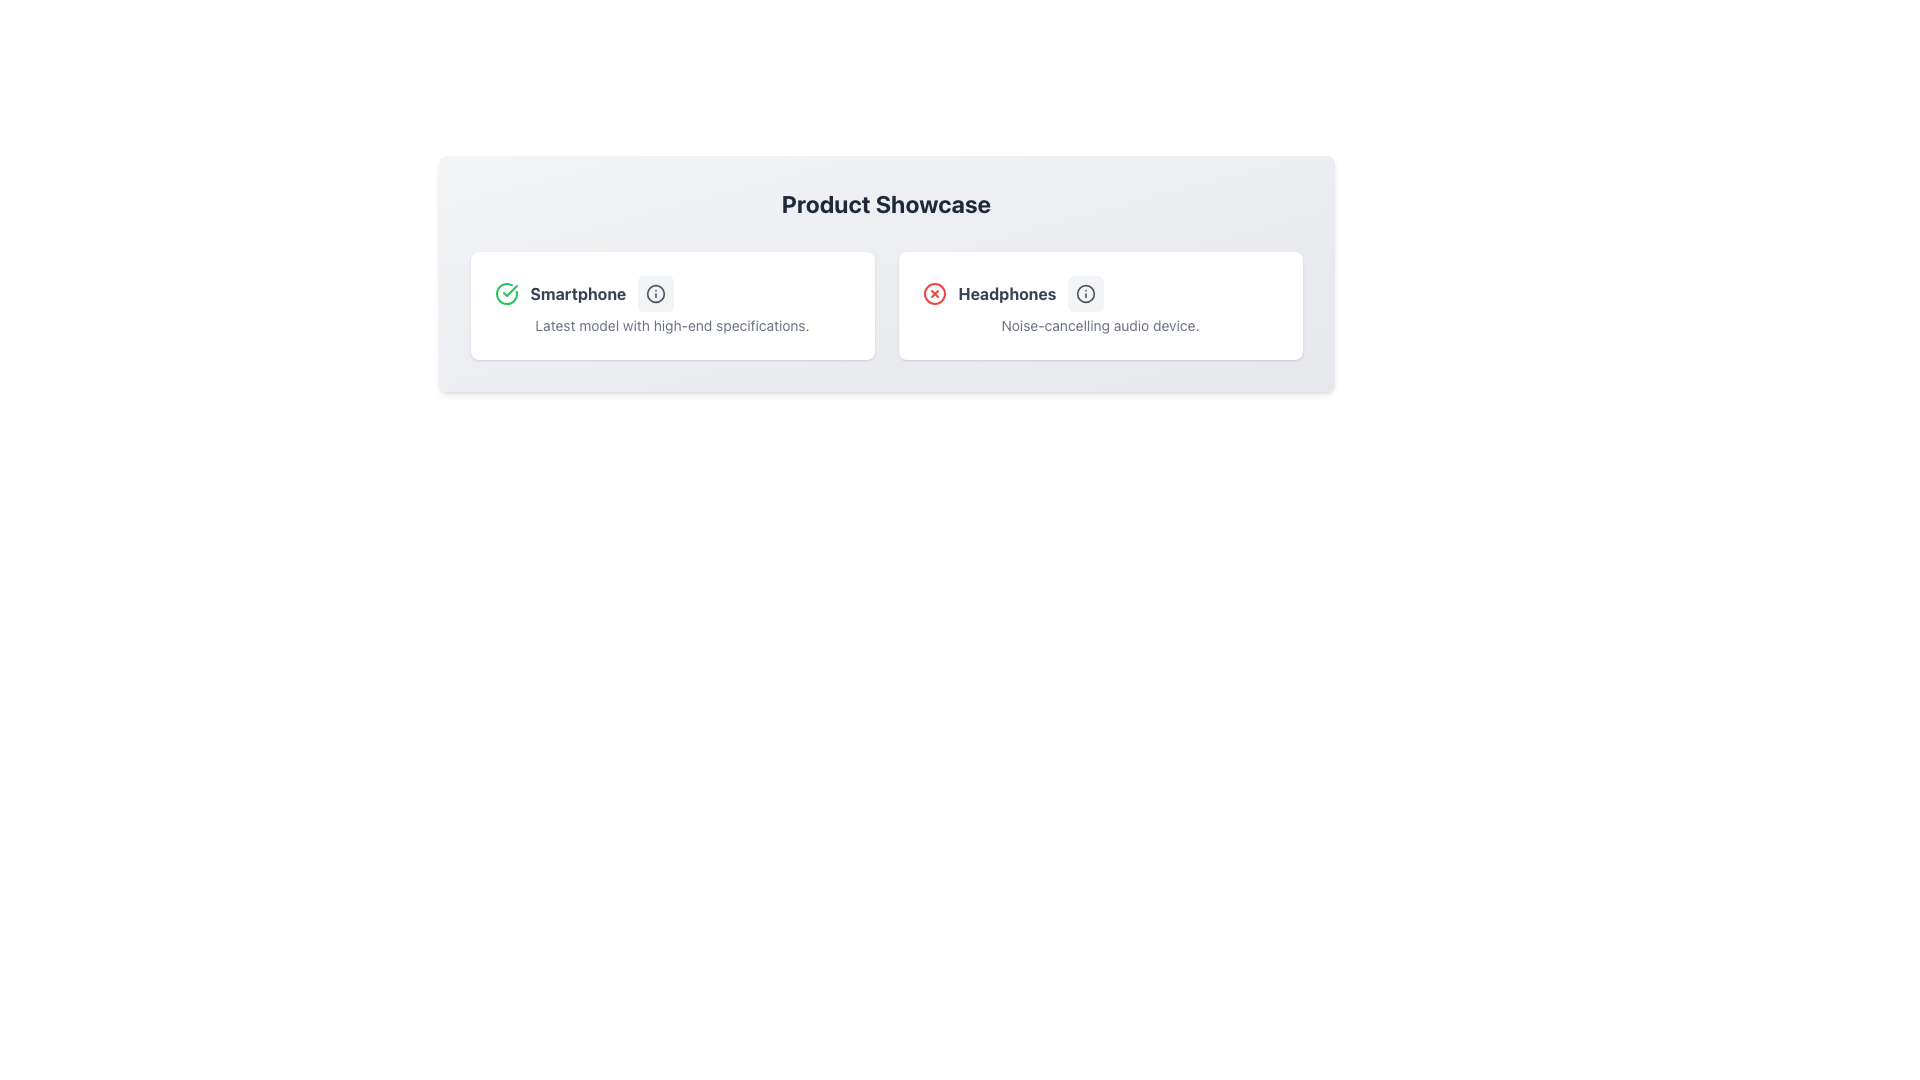 Image resolution: width=1920 pixels, height=1080 pixels. I want to click on the graphical icon representing a successful or approved status for the 'Smartphone' product, located in the upper left region of the card labeled 'Smartphone.', so click(509, 290).